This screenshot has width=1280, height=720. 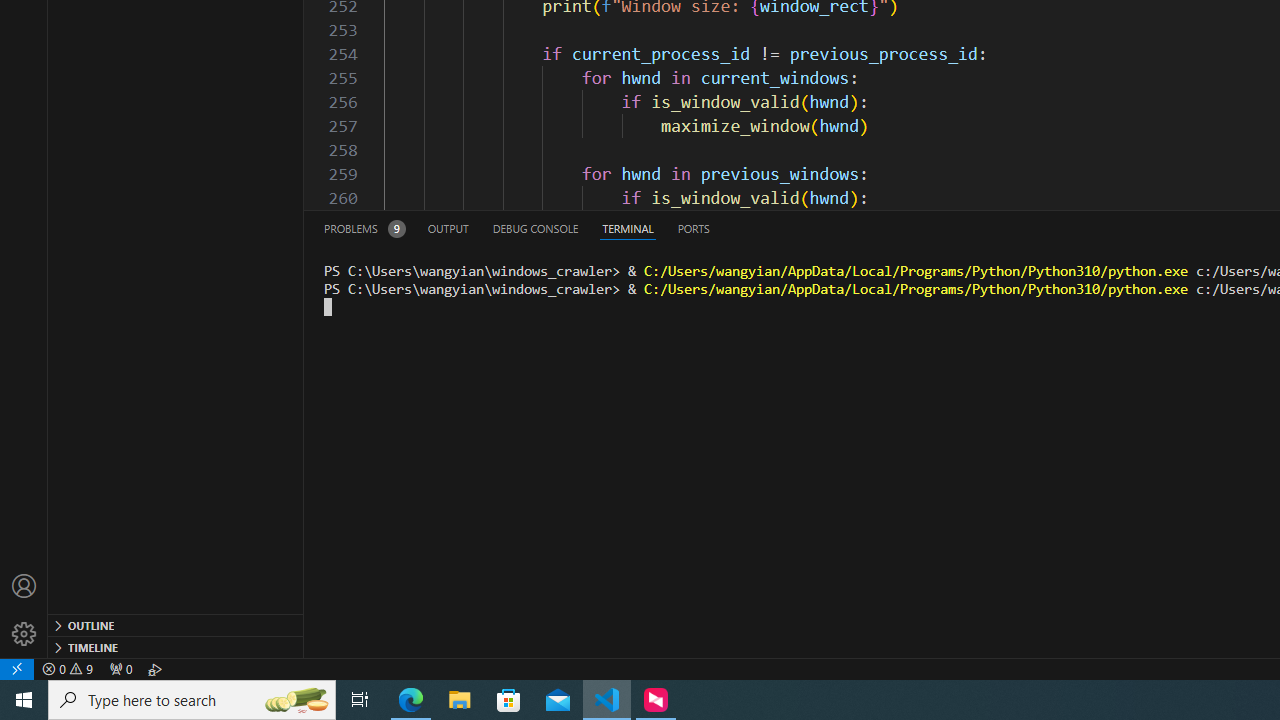 I want to click on 'Accounts', so click(x=24, y=585).